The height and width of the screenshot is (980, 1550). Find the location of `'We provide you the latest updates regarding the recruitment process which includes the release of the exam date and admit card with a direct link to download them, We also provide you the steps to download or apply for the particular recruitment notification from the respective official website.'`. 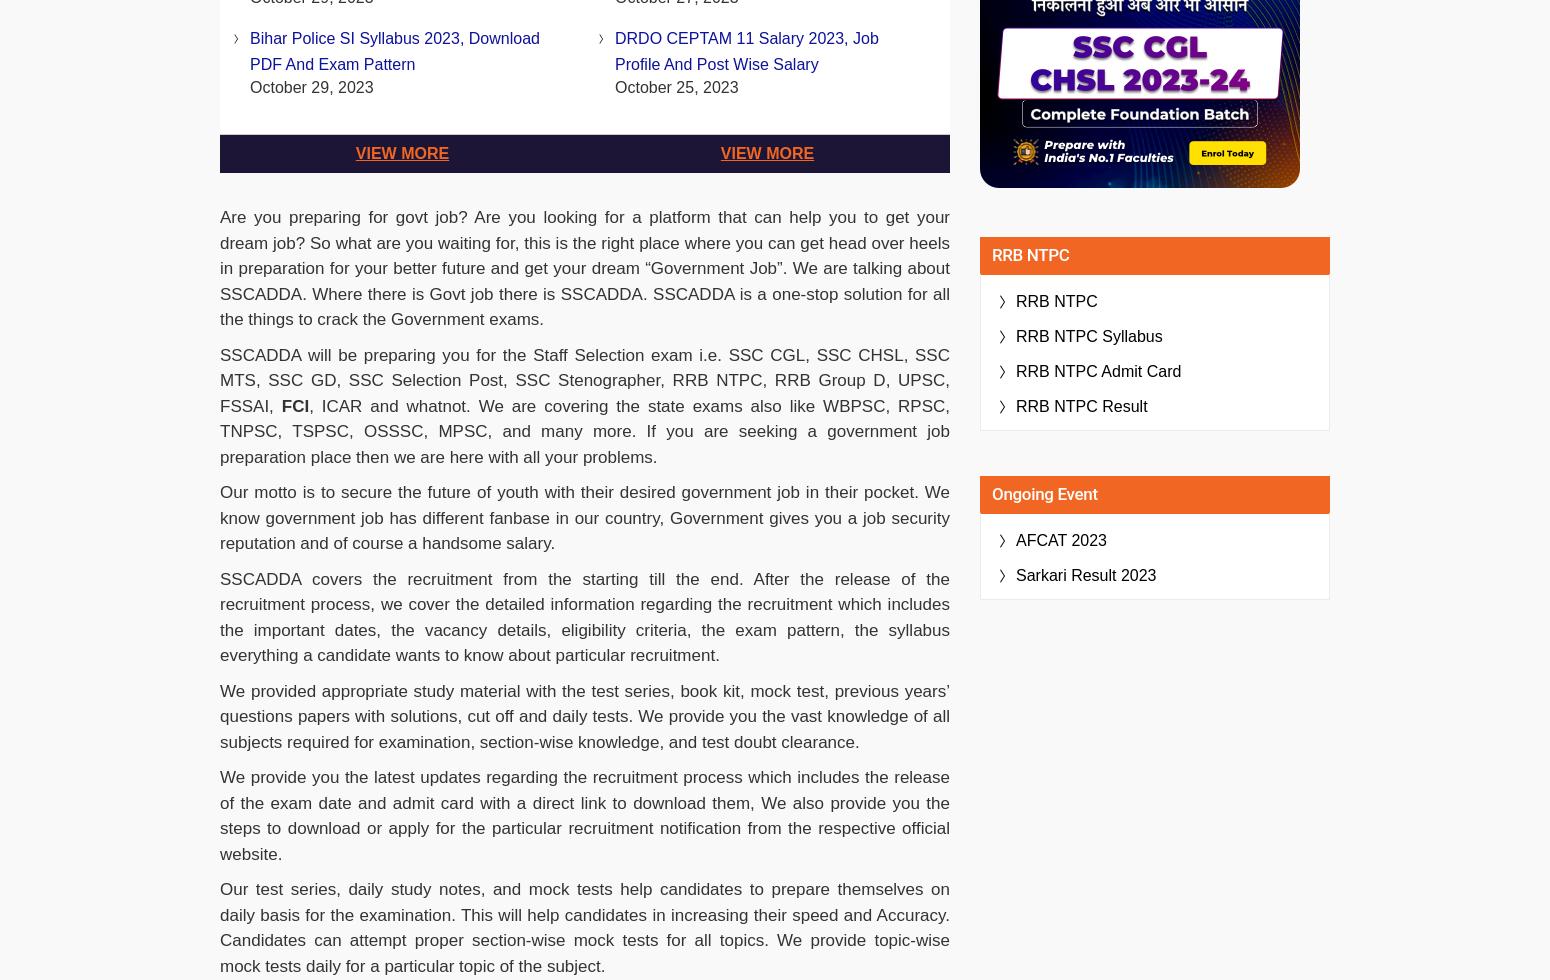

'We provide you the latest updates regarding the recruitment process which includes the release of the exam date and admit card with a direct link to download them, We also provide you the steps to download or apply for the particular recruitment notification from the respective official website.' is located at coordinates (584, 815).